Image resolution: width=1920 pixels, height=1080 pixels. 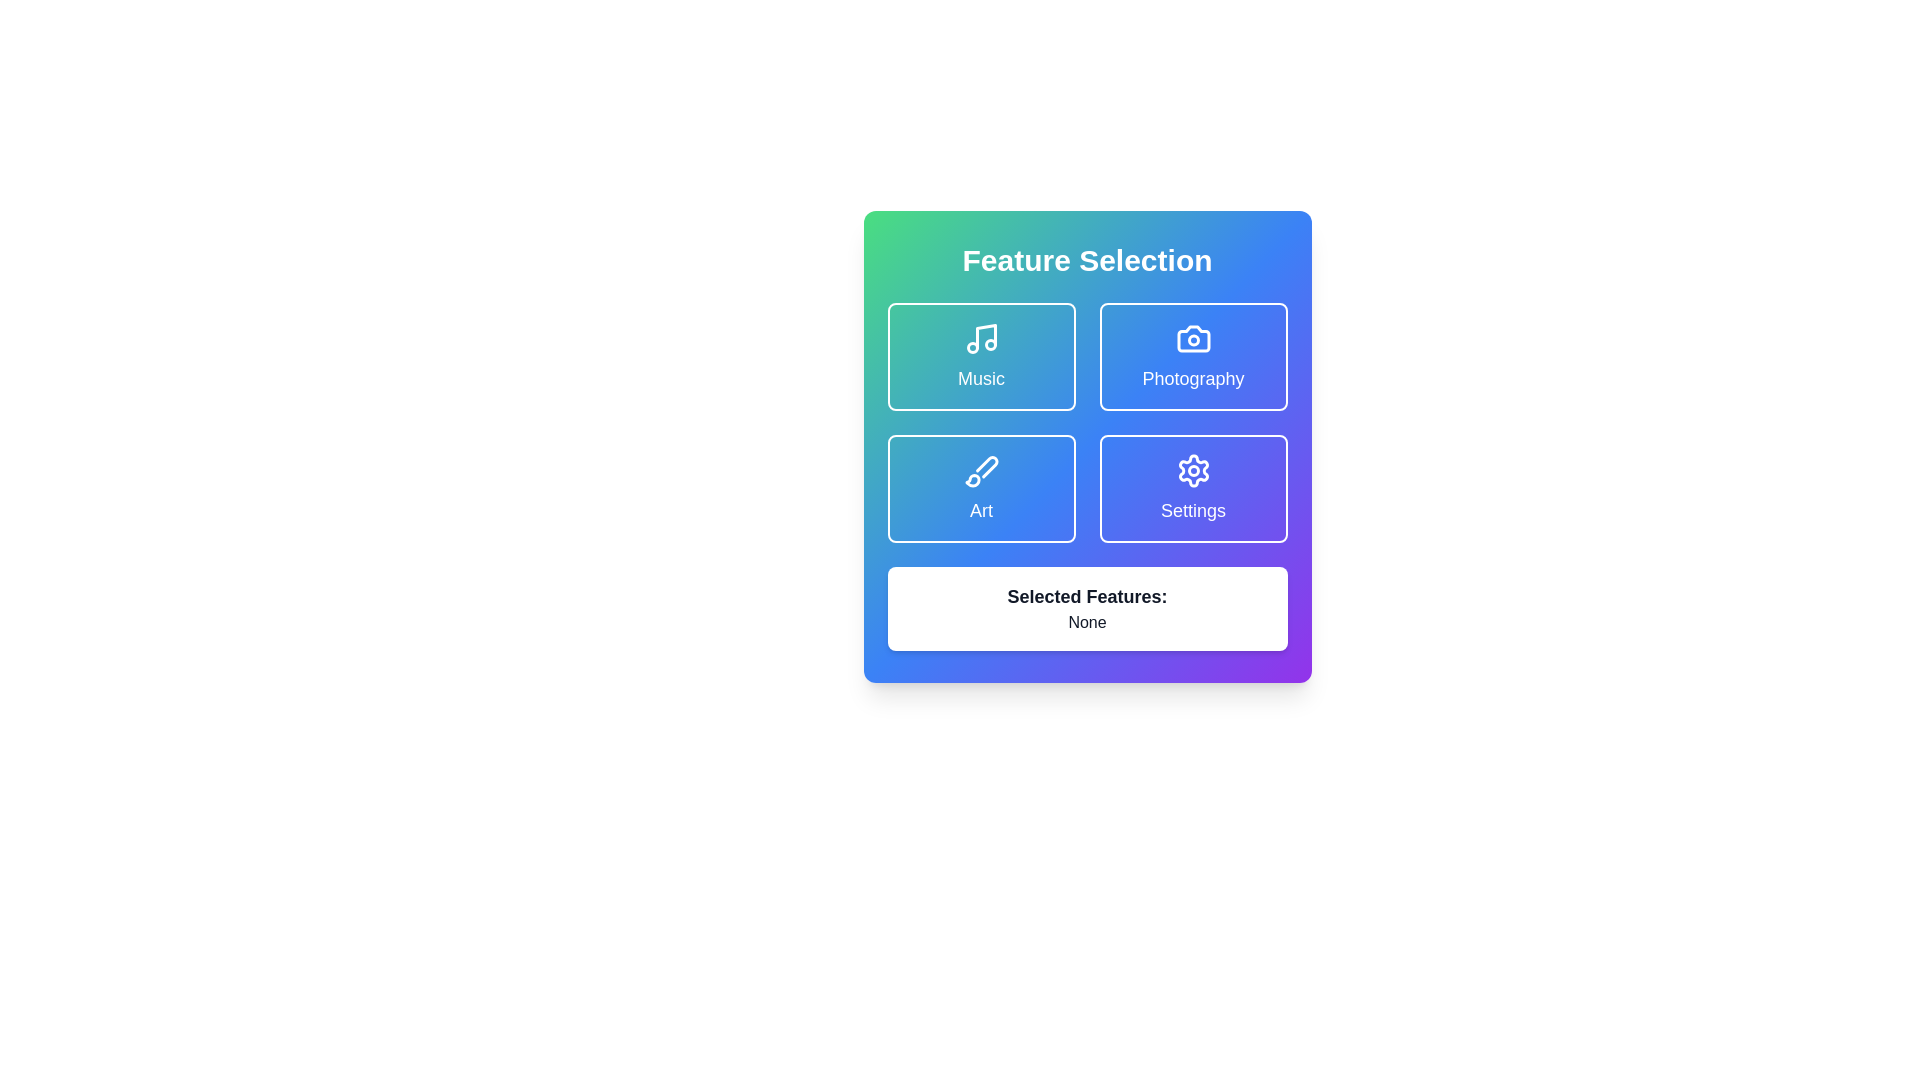 I want to click on the 'Music' button, so click(x=981, y=356).